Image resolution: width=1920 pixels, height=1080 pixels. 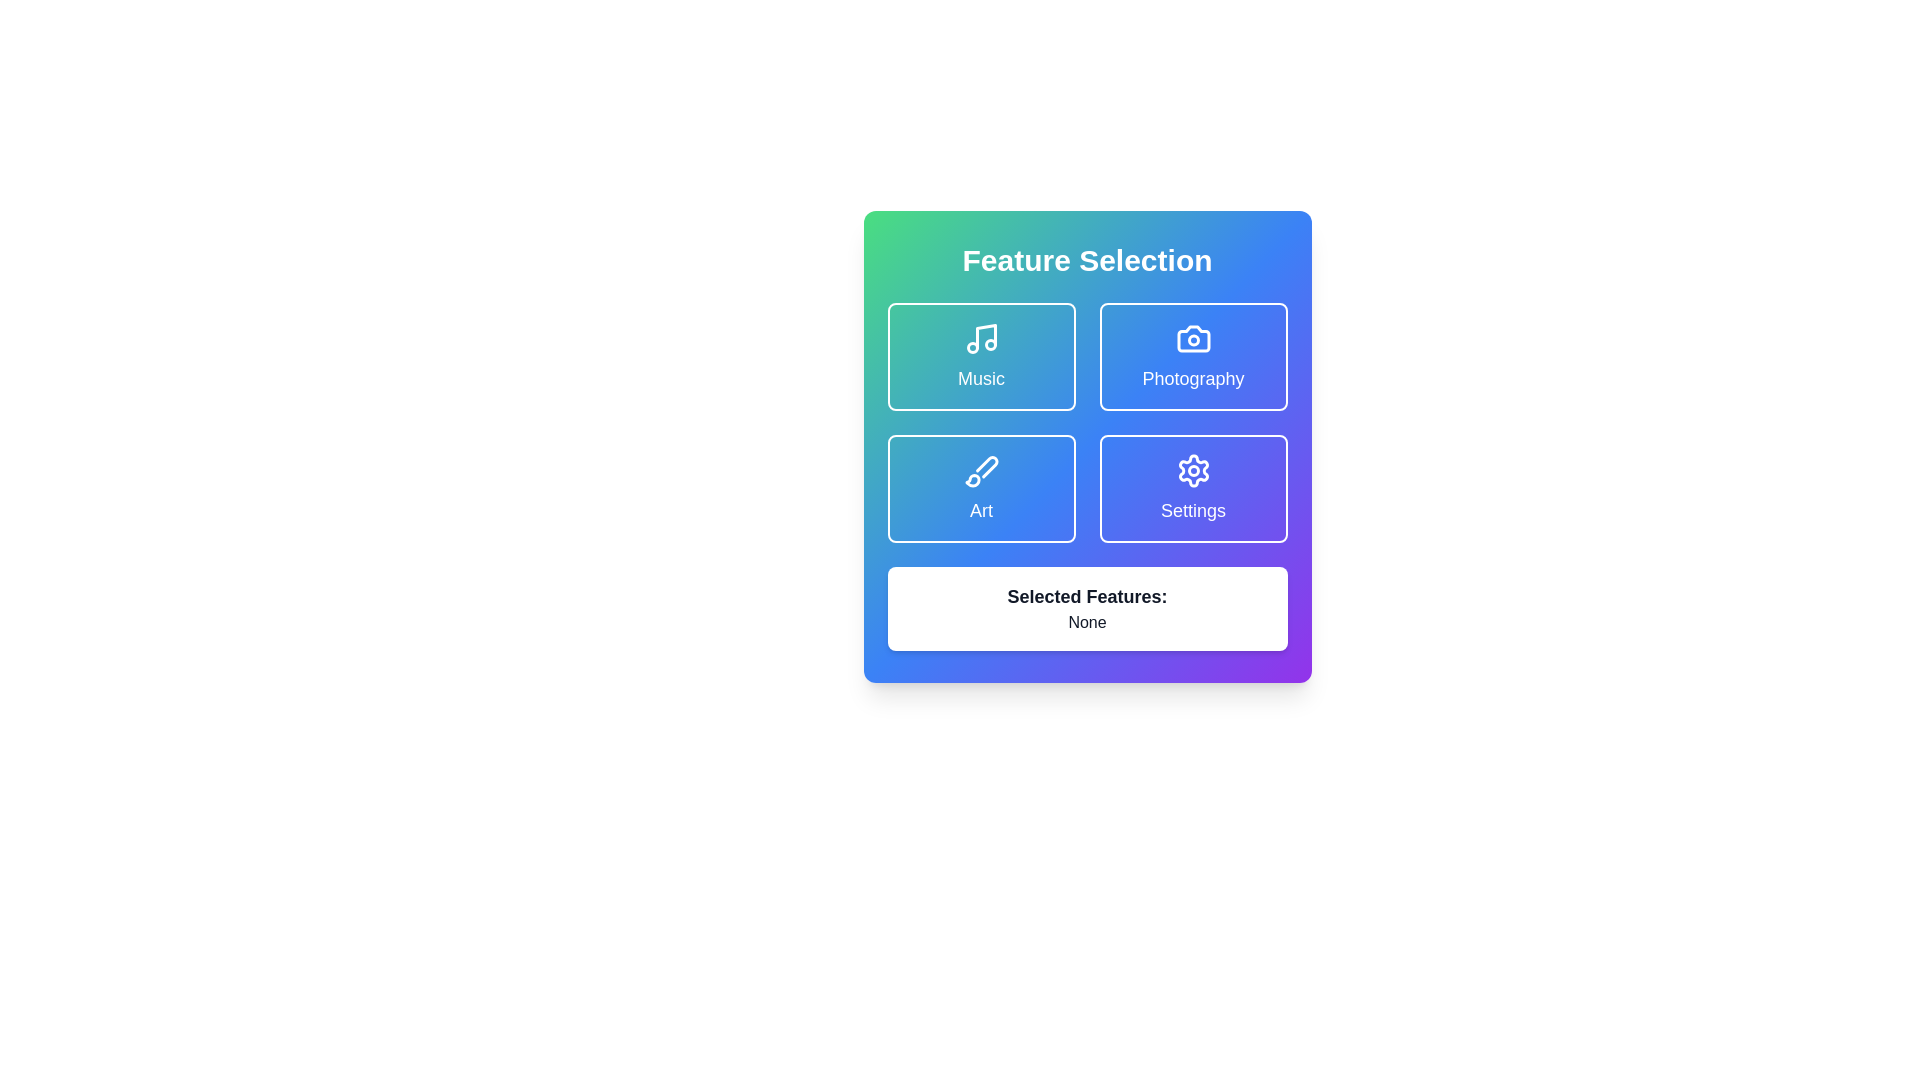 I want to click on the 'Music' button, so click(x=981, y=356).